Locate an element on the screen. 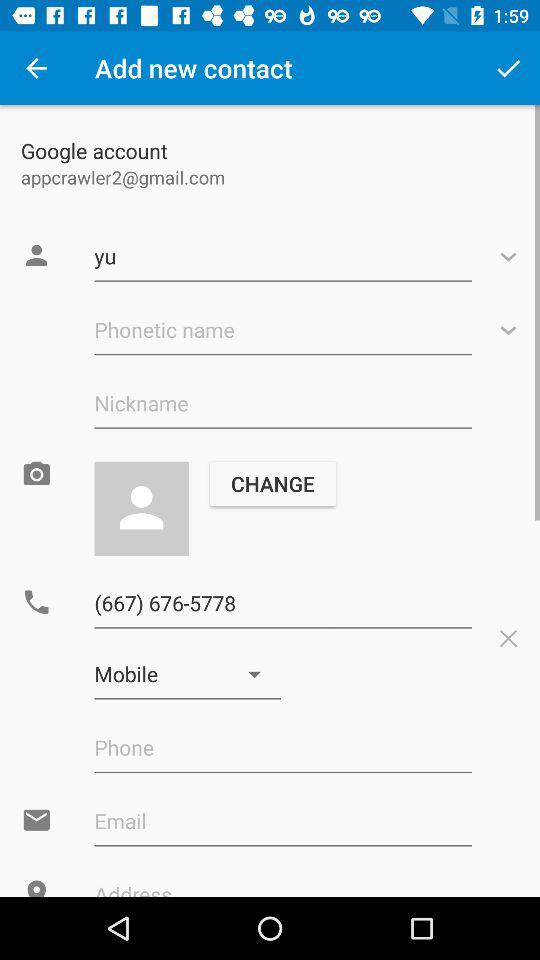 The image size is (540, 960). the first text field on the web page is located at coordinates (282, 255).